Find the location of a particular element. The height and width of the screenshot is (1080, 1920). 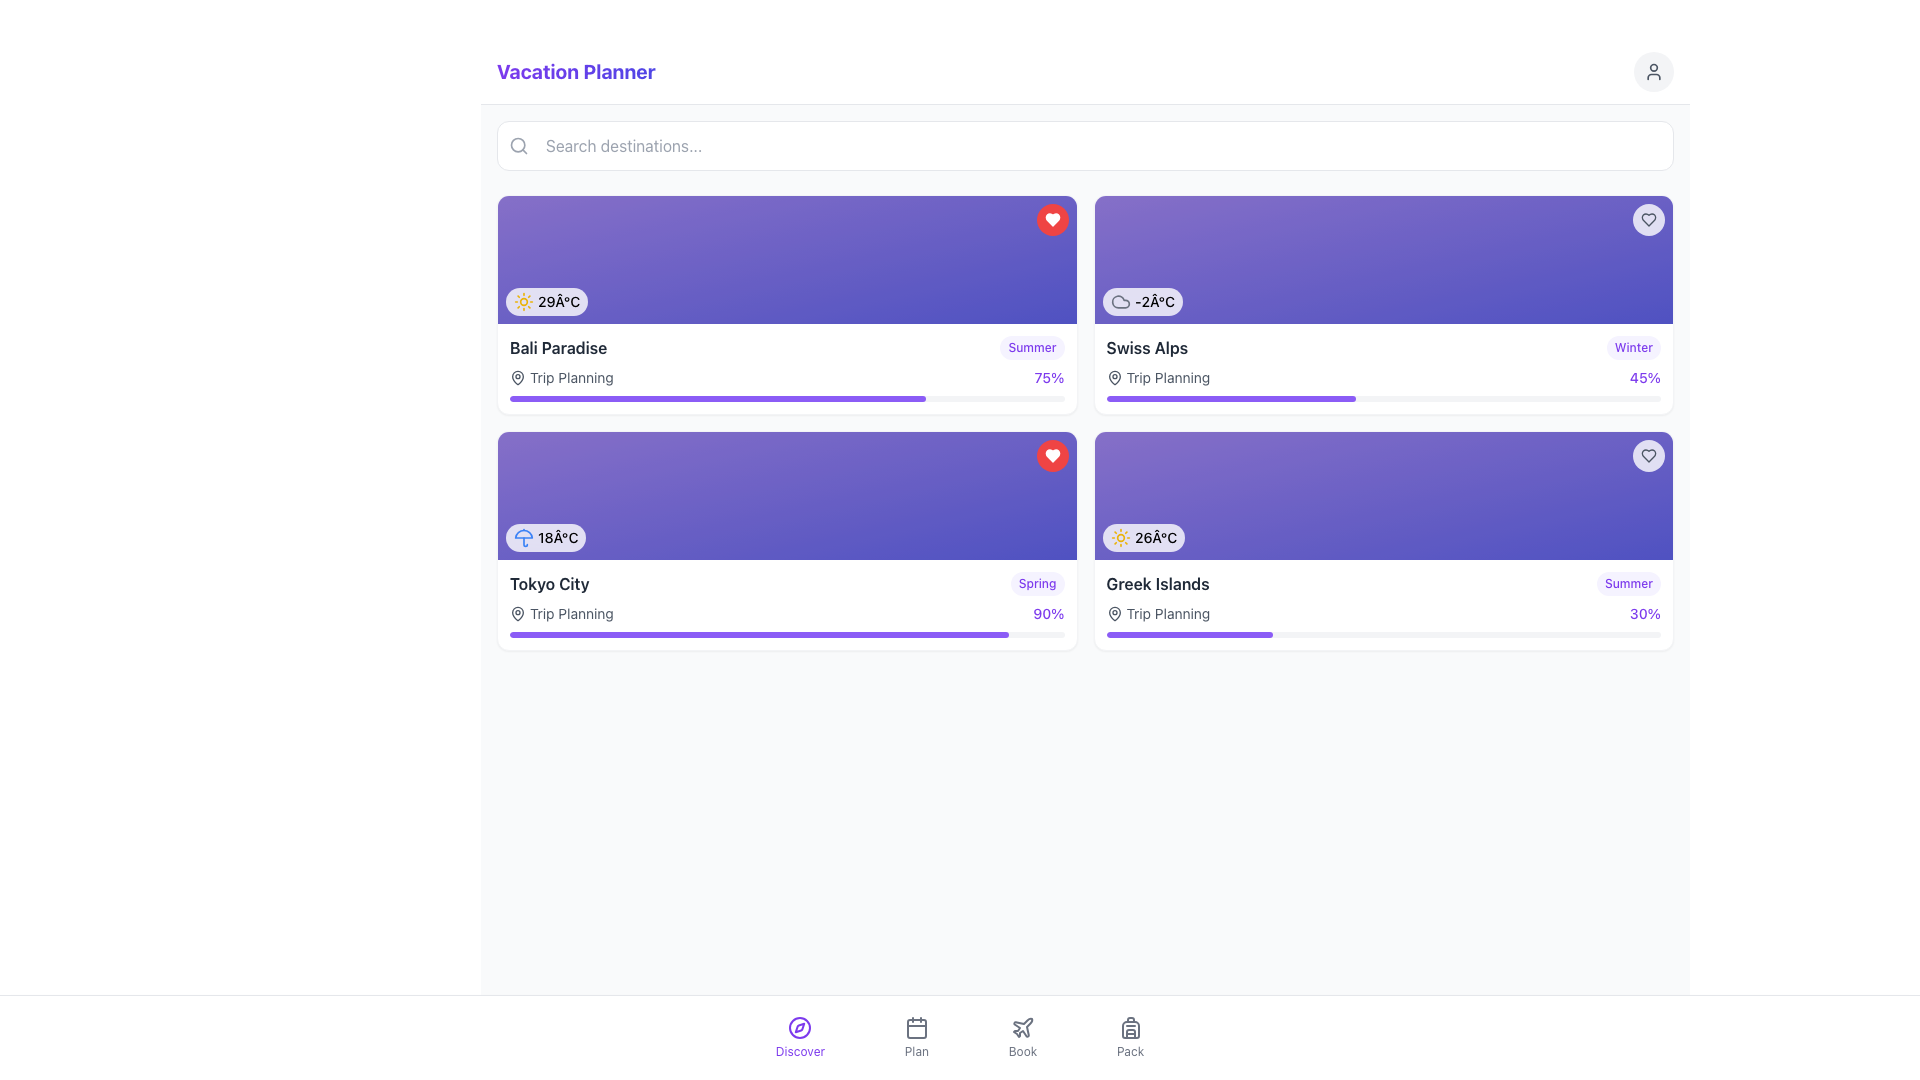

text label 'Plan' located beneath the calendar icon in the navigation bar at the bottom of the interface is located at coordinates (915, 1051).